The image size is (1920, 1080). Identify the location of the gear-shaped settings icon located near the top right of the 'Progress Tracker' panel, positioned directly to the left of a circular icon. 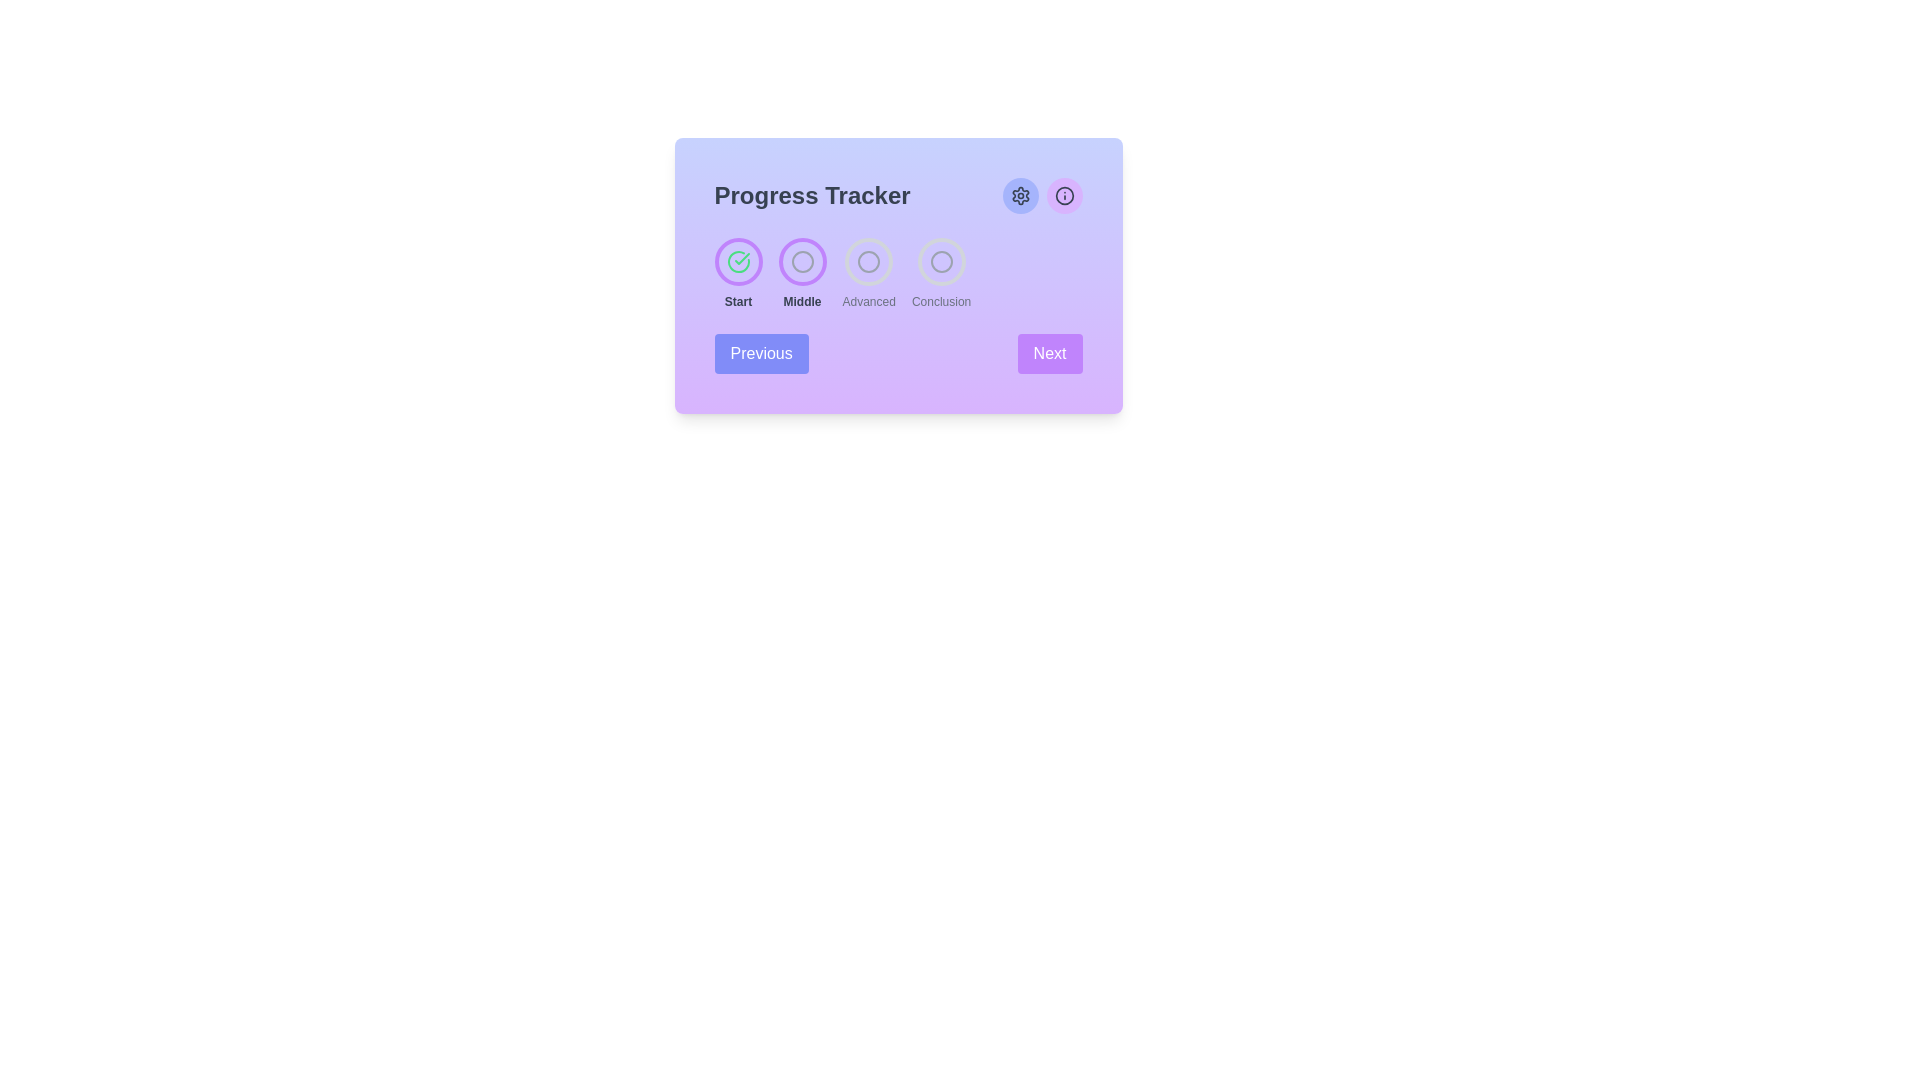
(1020, 196).